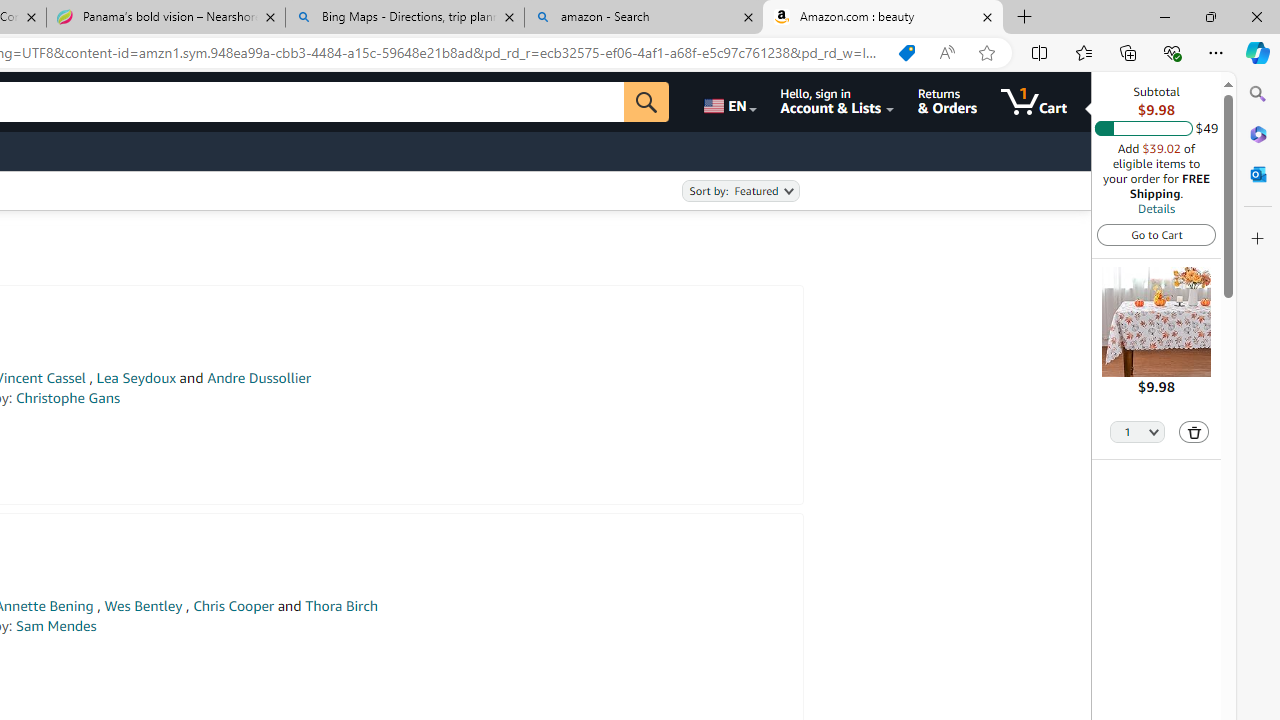  Describe the element at coordinates (1156, 208) in the screenshot. I see `'Details'` at that location.